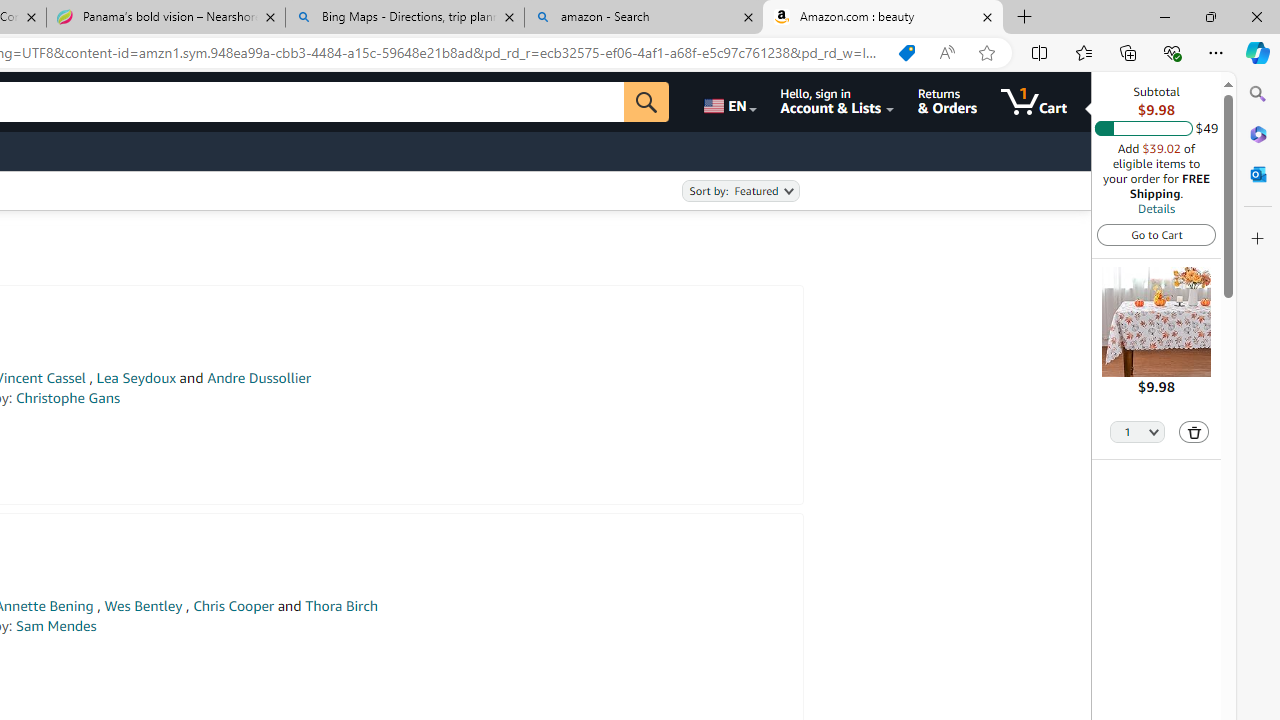  Describe the element at coordinates (1156, 208) in the screenshot. I see `'Details'` at that location.